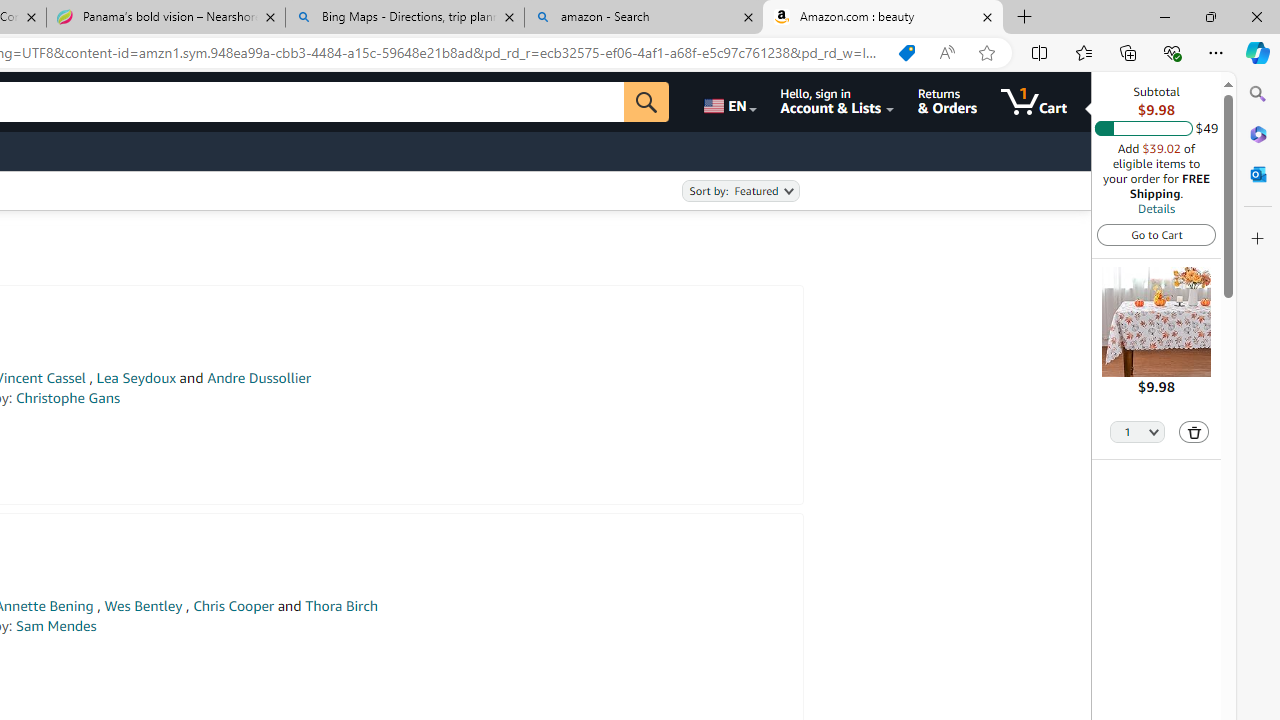  Describe the element at coordinates (1156, 208) in the screenshot. I see `'Details'` at that location.